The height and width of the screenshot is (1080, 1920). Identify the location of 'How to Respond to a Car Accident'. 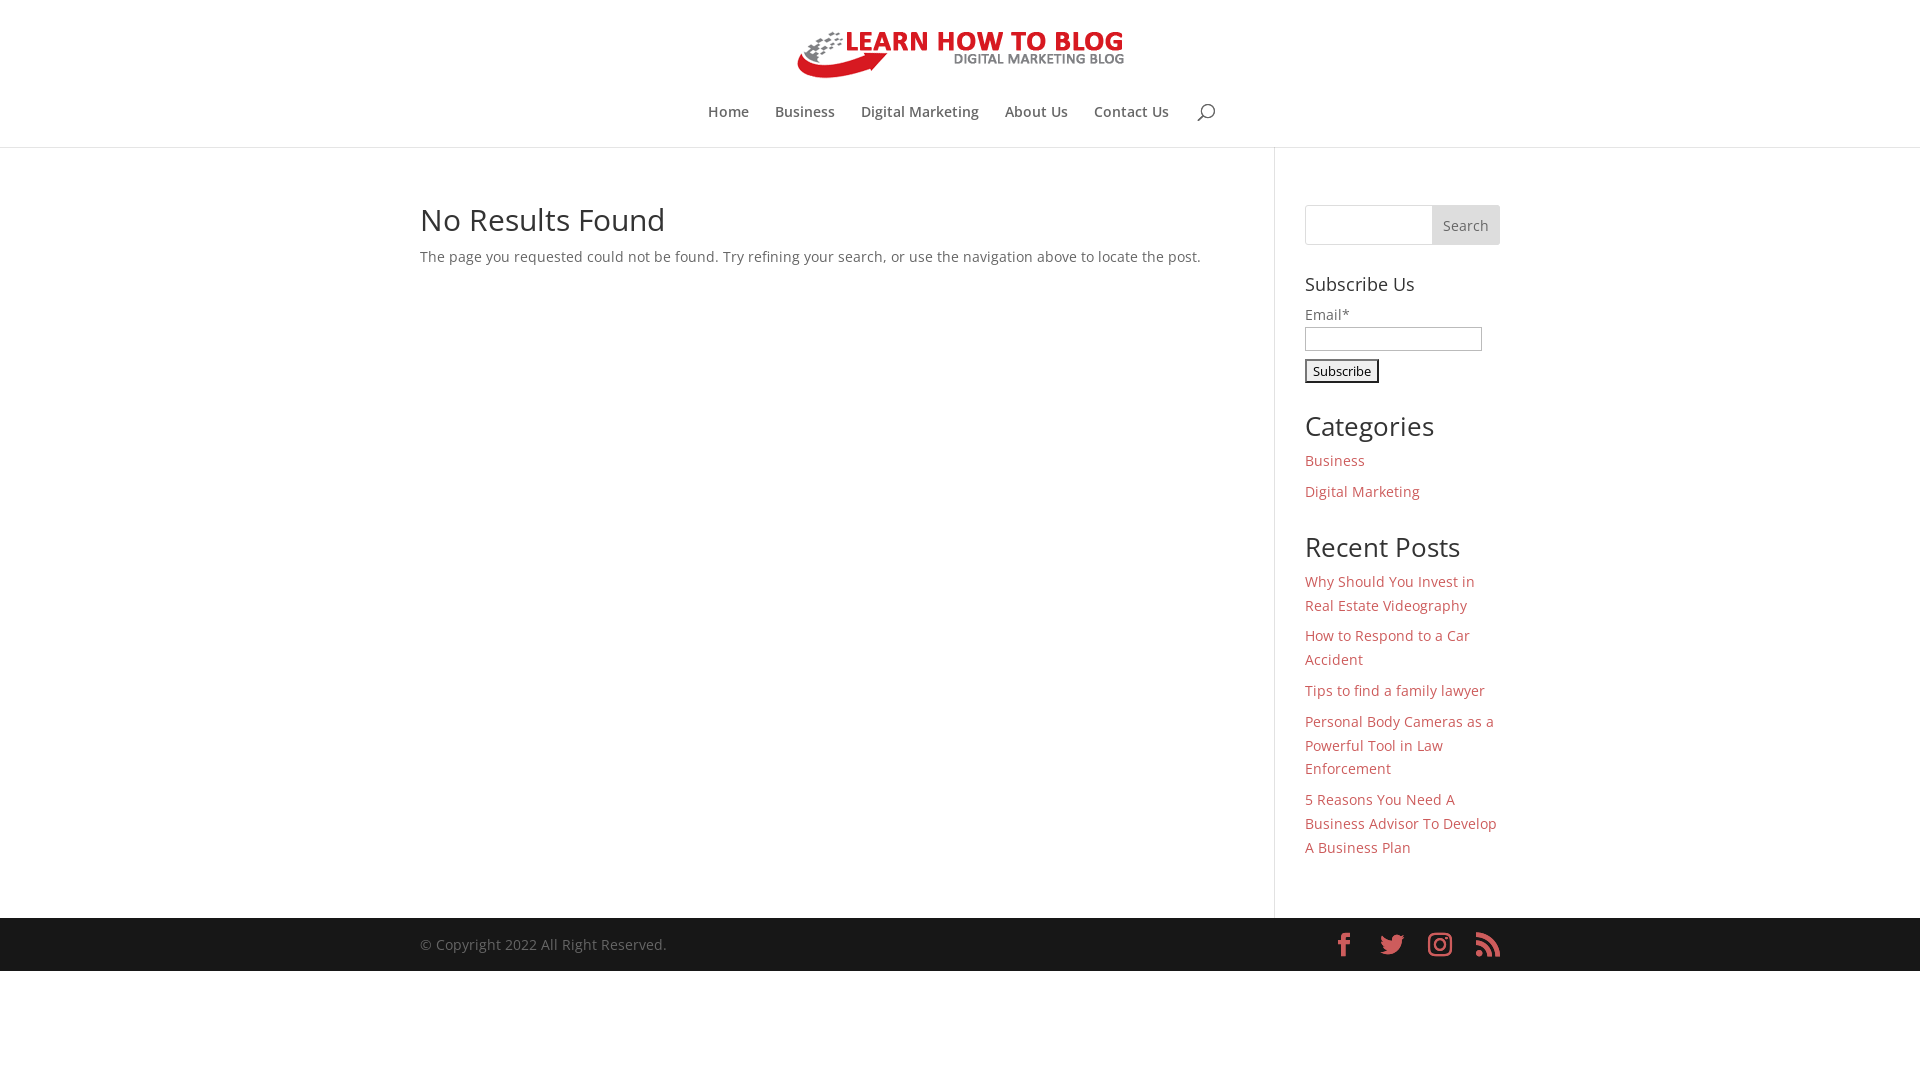
(1386, 647).